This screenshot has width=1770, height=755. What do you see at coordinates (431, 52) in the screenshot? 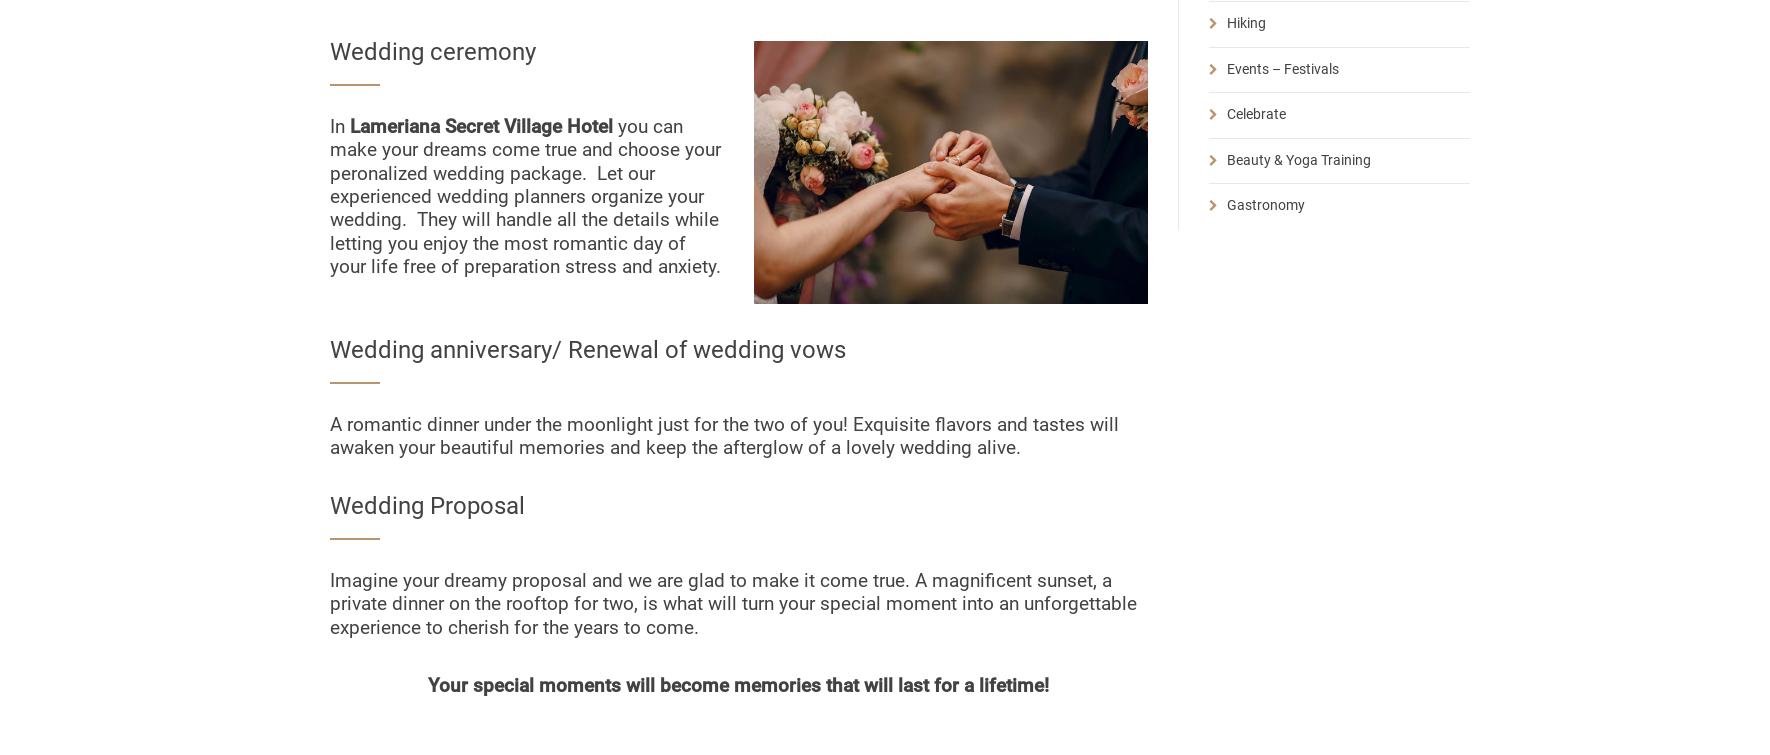
I see `'Wedding ceremony'` at bounding box center [431, 52].